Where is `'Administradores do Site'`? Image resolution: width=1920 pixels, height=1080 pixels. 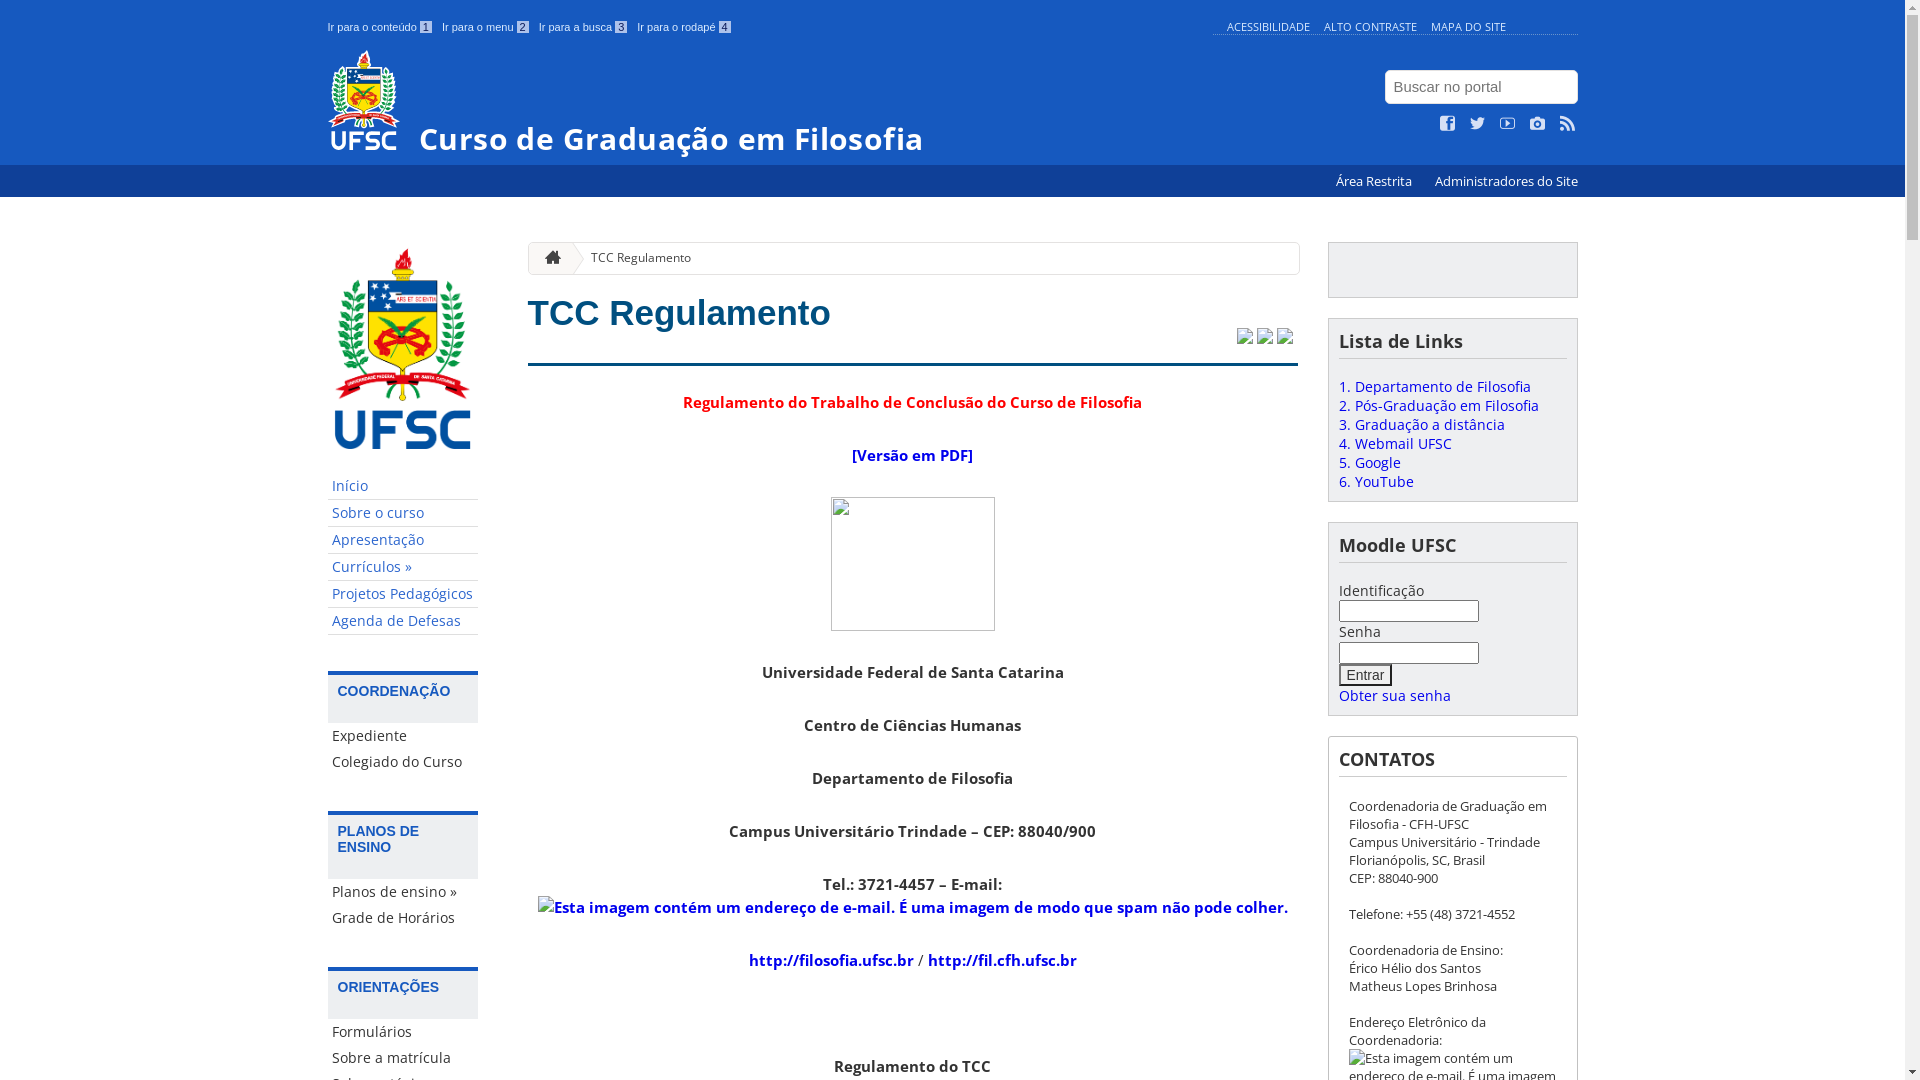
'Administradores do Site' is located at coordinates (1505, 181).